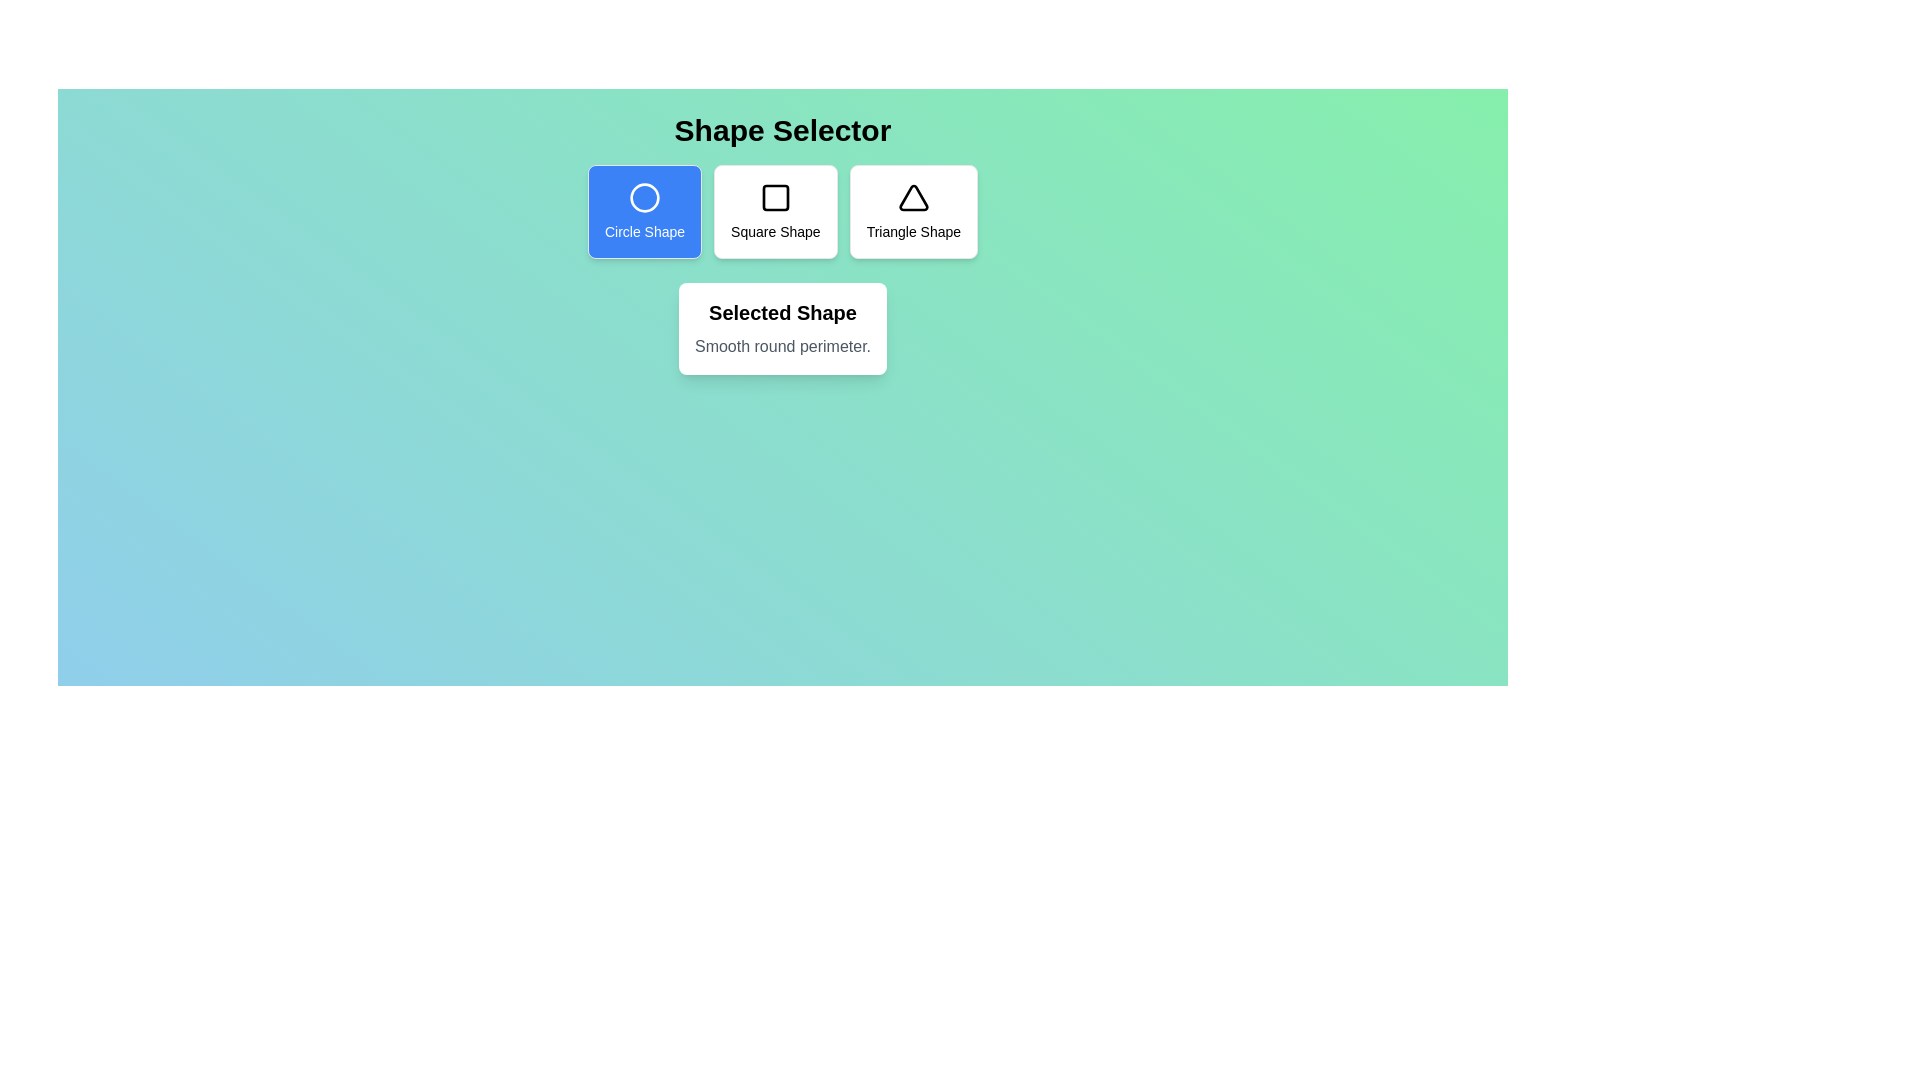 The height and width of the screenshot is (1080, 1920). Describe the element at coordinates (775, 212) in the screenshot. I see `the button corresponding to the shape square` at that location.